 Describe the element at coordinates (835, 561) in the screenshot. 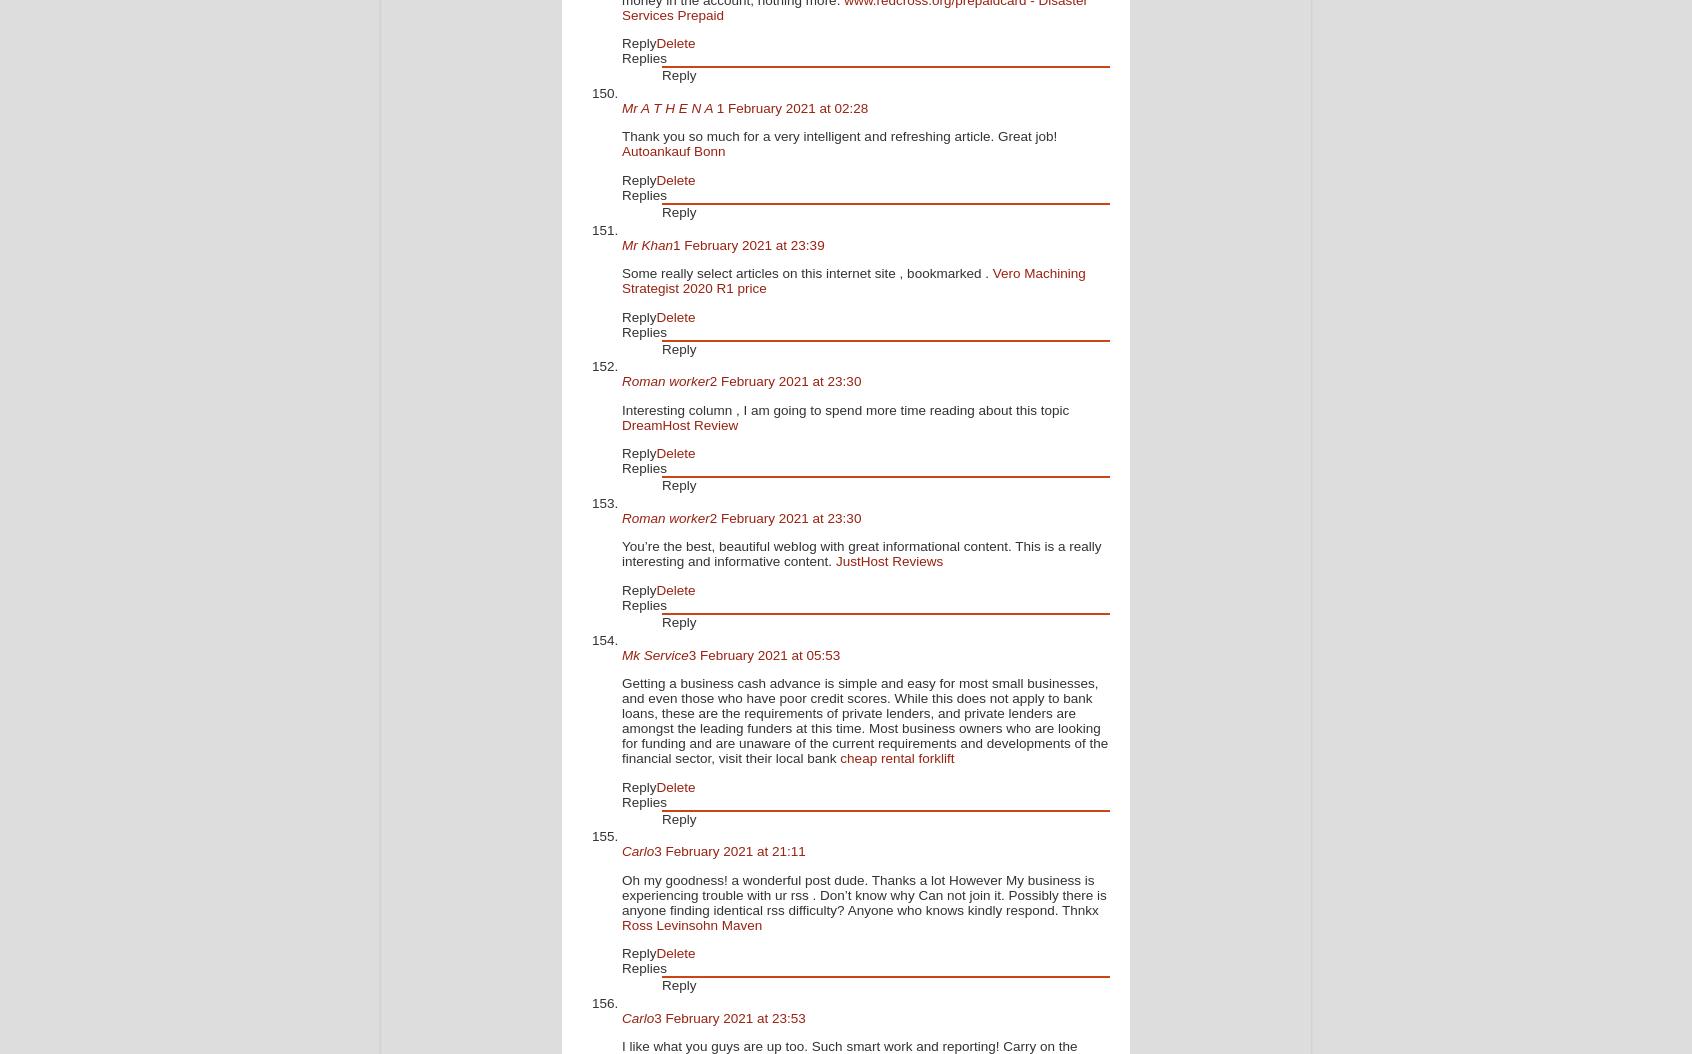

I see `'JustHost Reviews'` at that location.